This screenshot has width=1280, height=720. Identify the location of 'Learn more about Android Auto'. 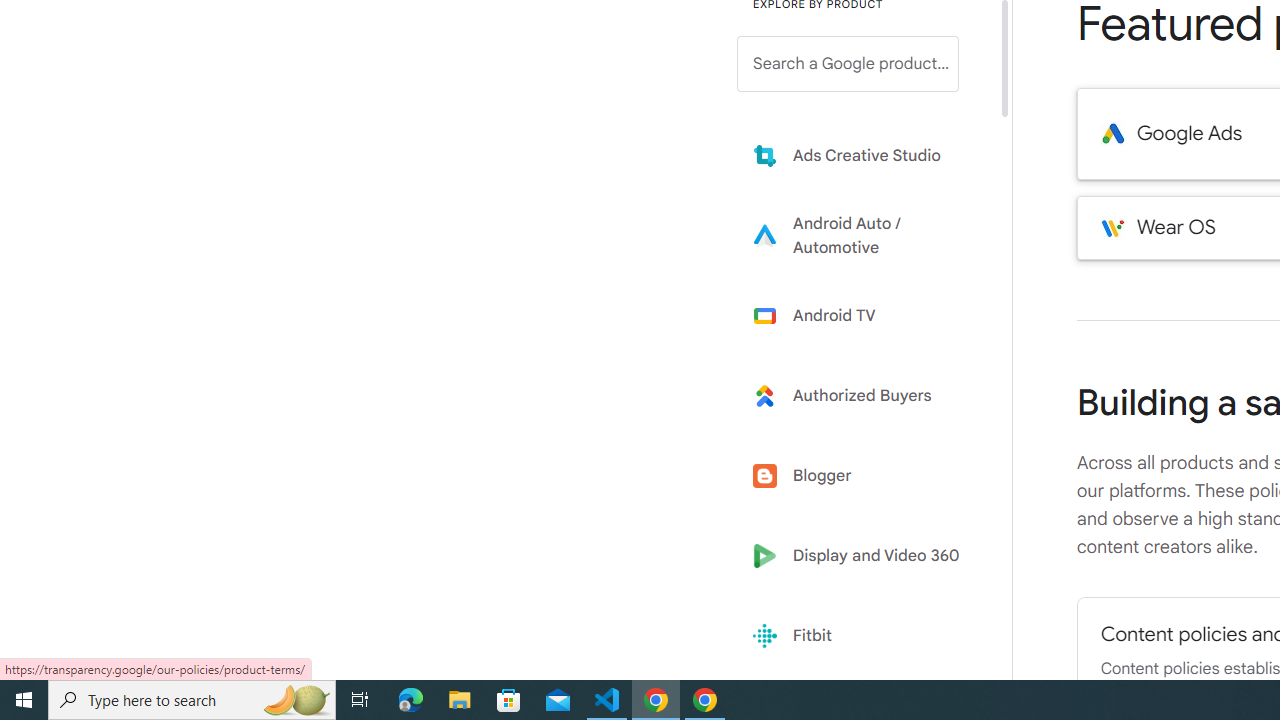
(862, 234).